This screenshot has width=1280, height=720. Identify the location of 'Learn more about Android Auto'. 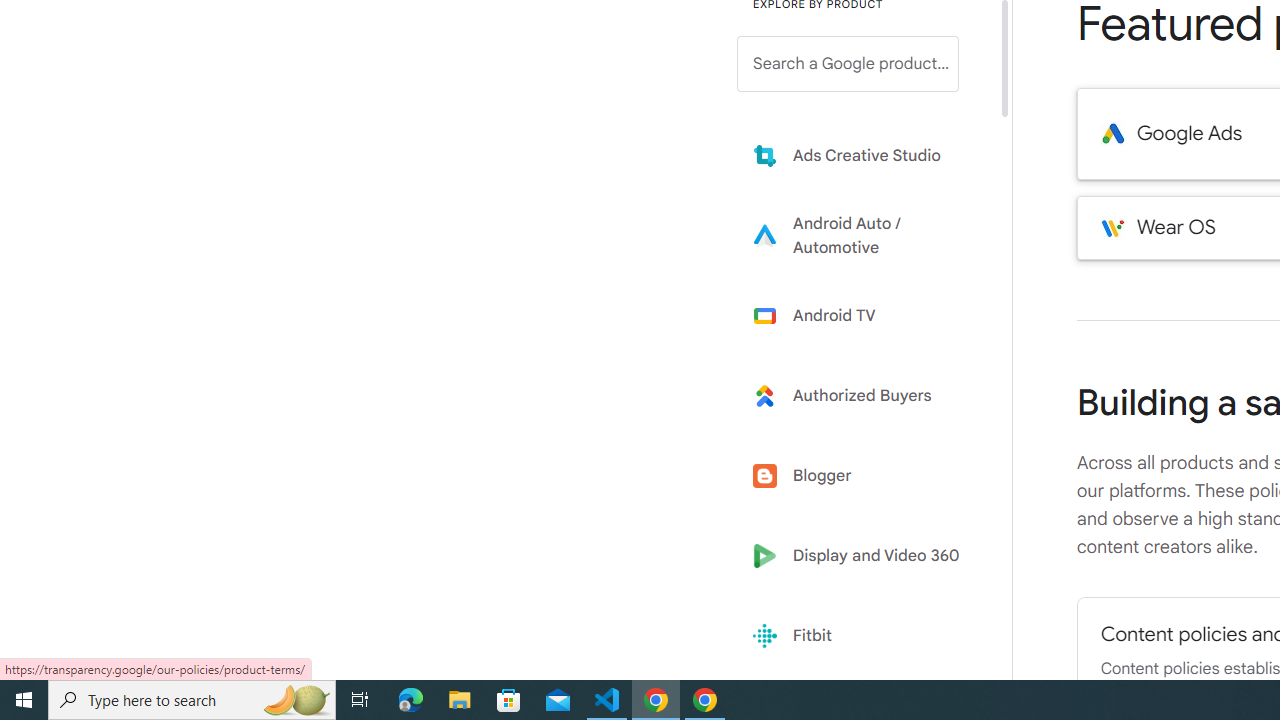
(862, 234).